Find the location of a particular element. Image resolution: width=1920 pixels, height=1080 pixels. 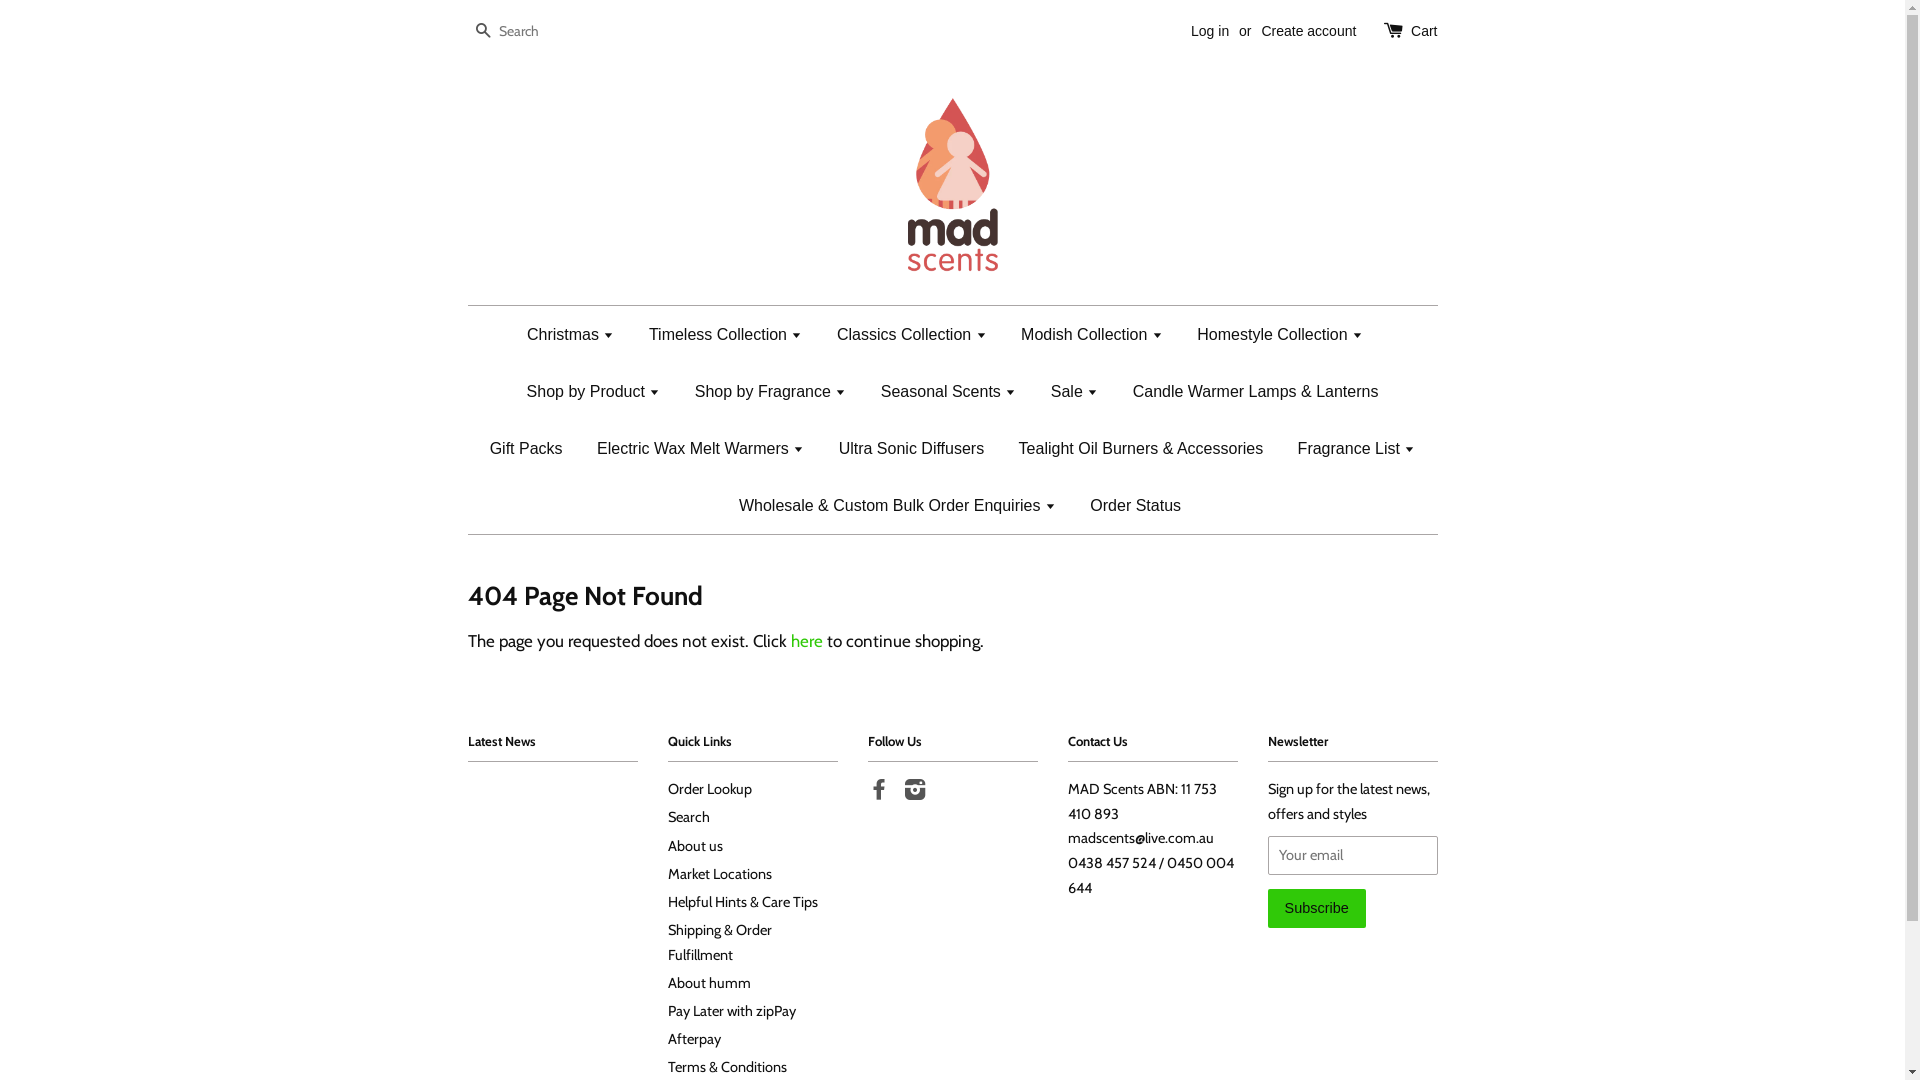

'Christmas' is located at coordinates (576, 333).